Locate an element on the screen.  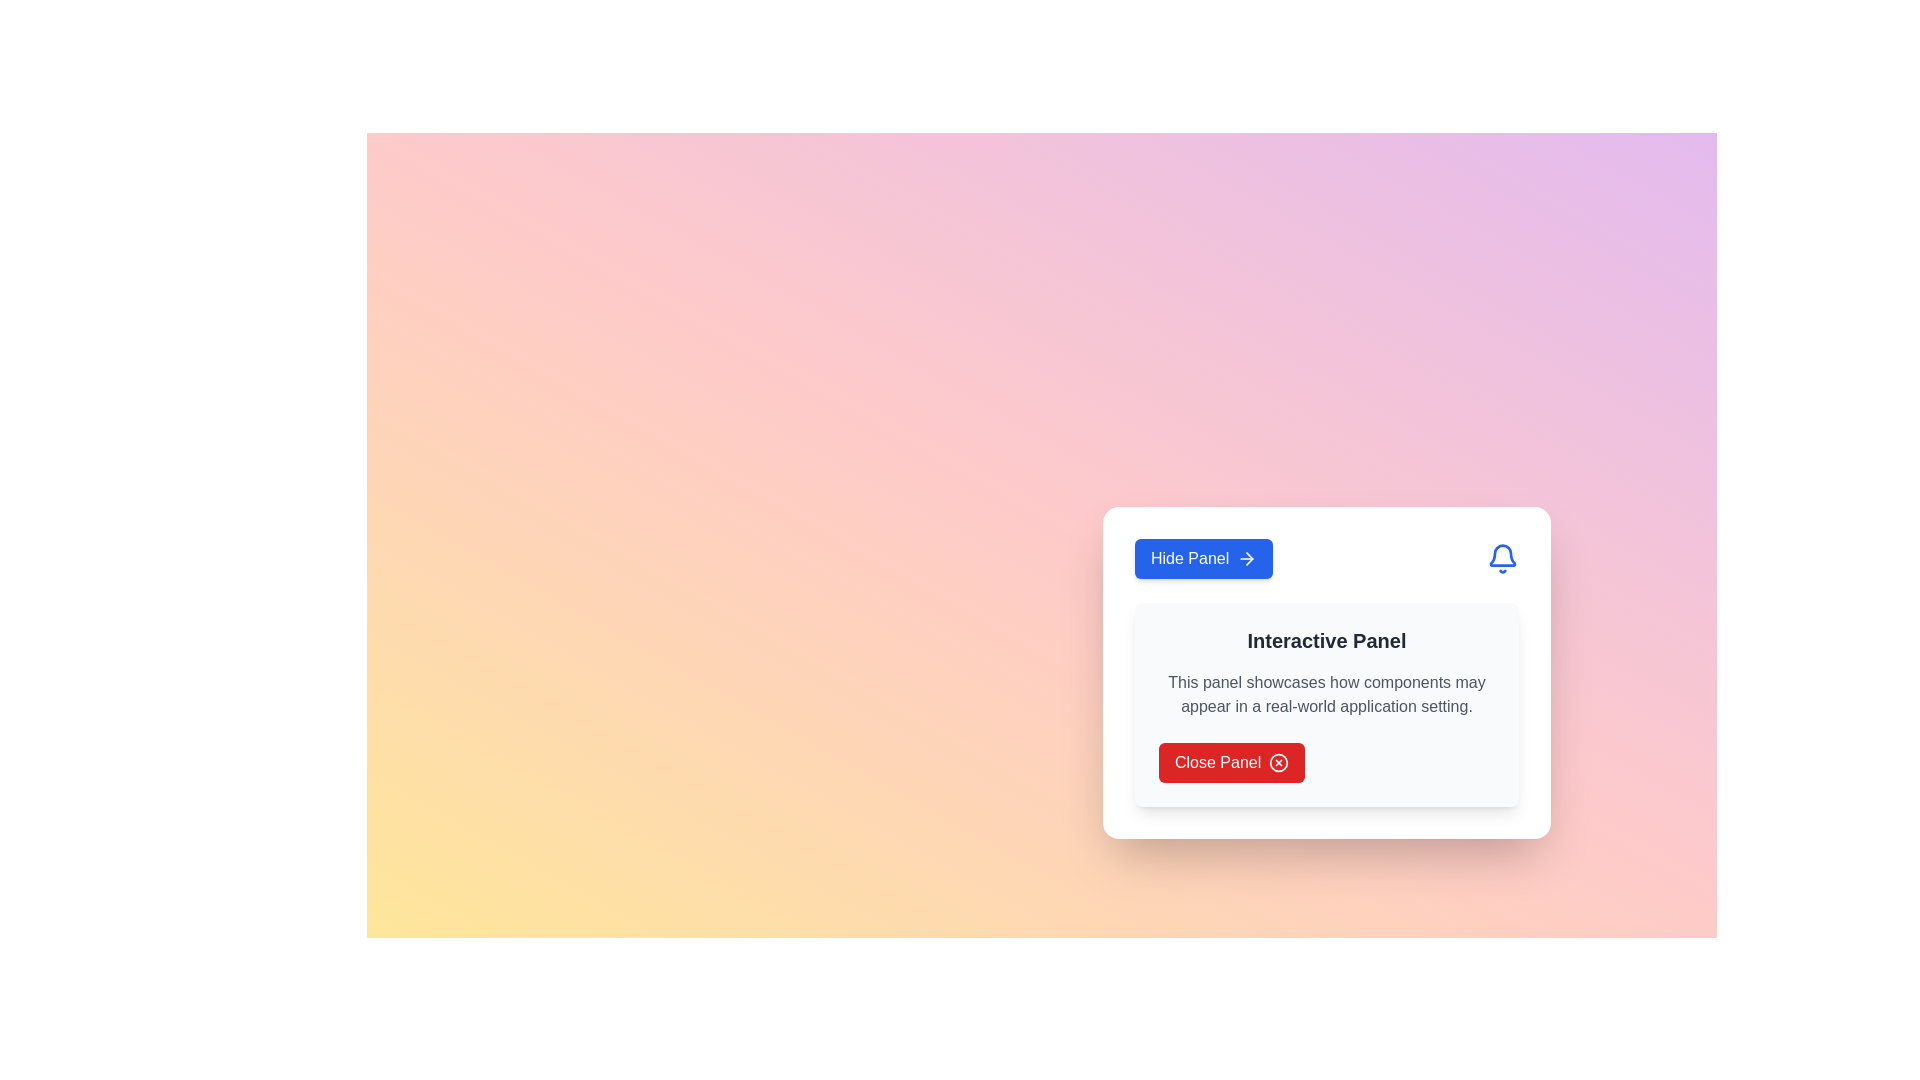
the 'Interactive Panel' static text label, which is styled in bold and large font, located at the top of the white panel component is located at coordinates (1326, 640).